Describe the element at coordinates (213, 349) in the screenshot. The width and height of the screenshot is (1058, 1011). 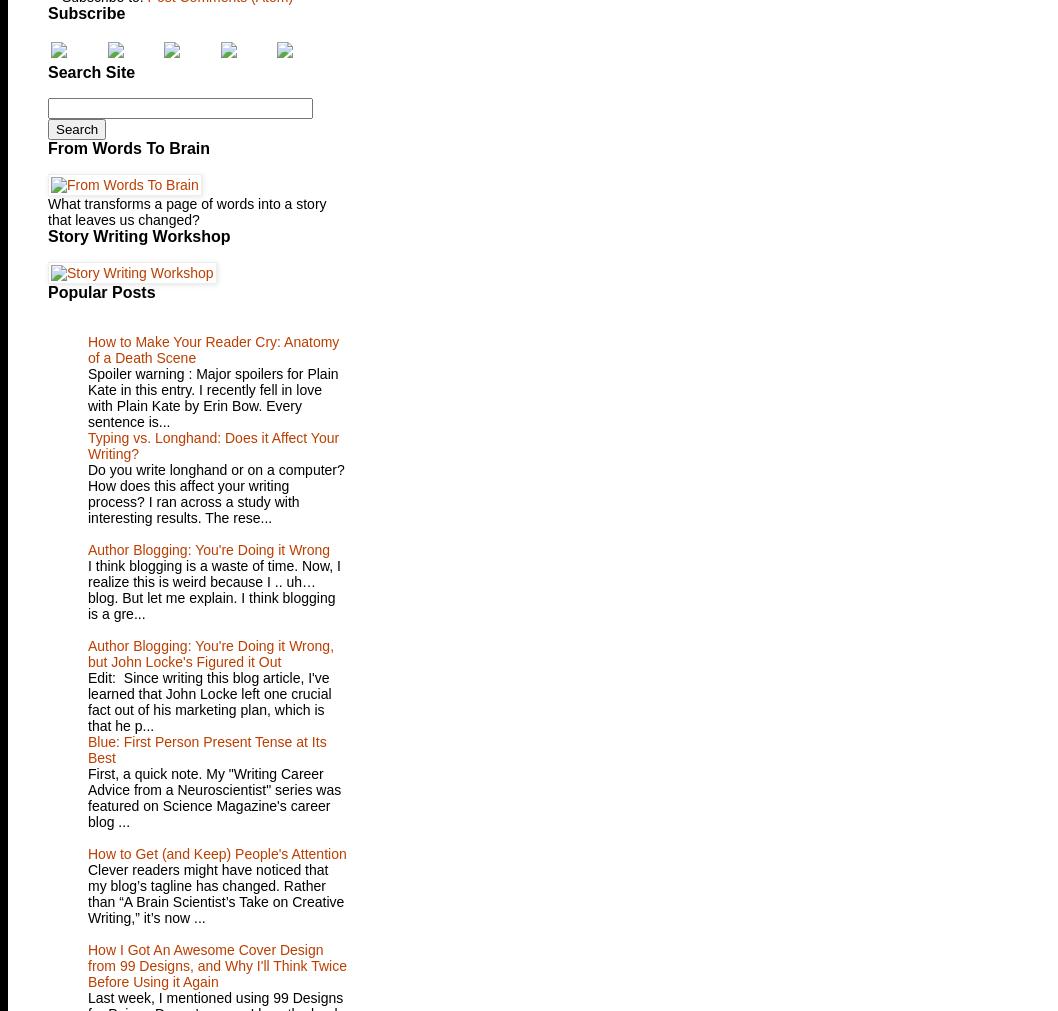
I see `'How to Make Your Reader Cry:  Anatomy of a Death Scene'` at that location.